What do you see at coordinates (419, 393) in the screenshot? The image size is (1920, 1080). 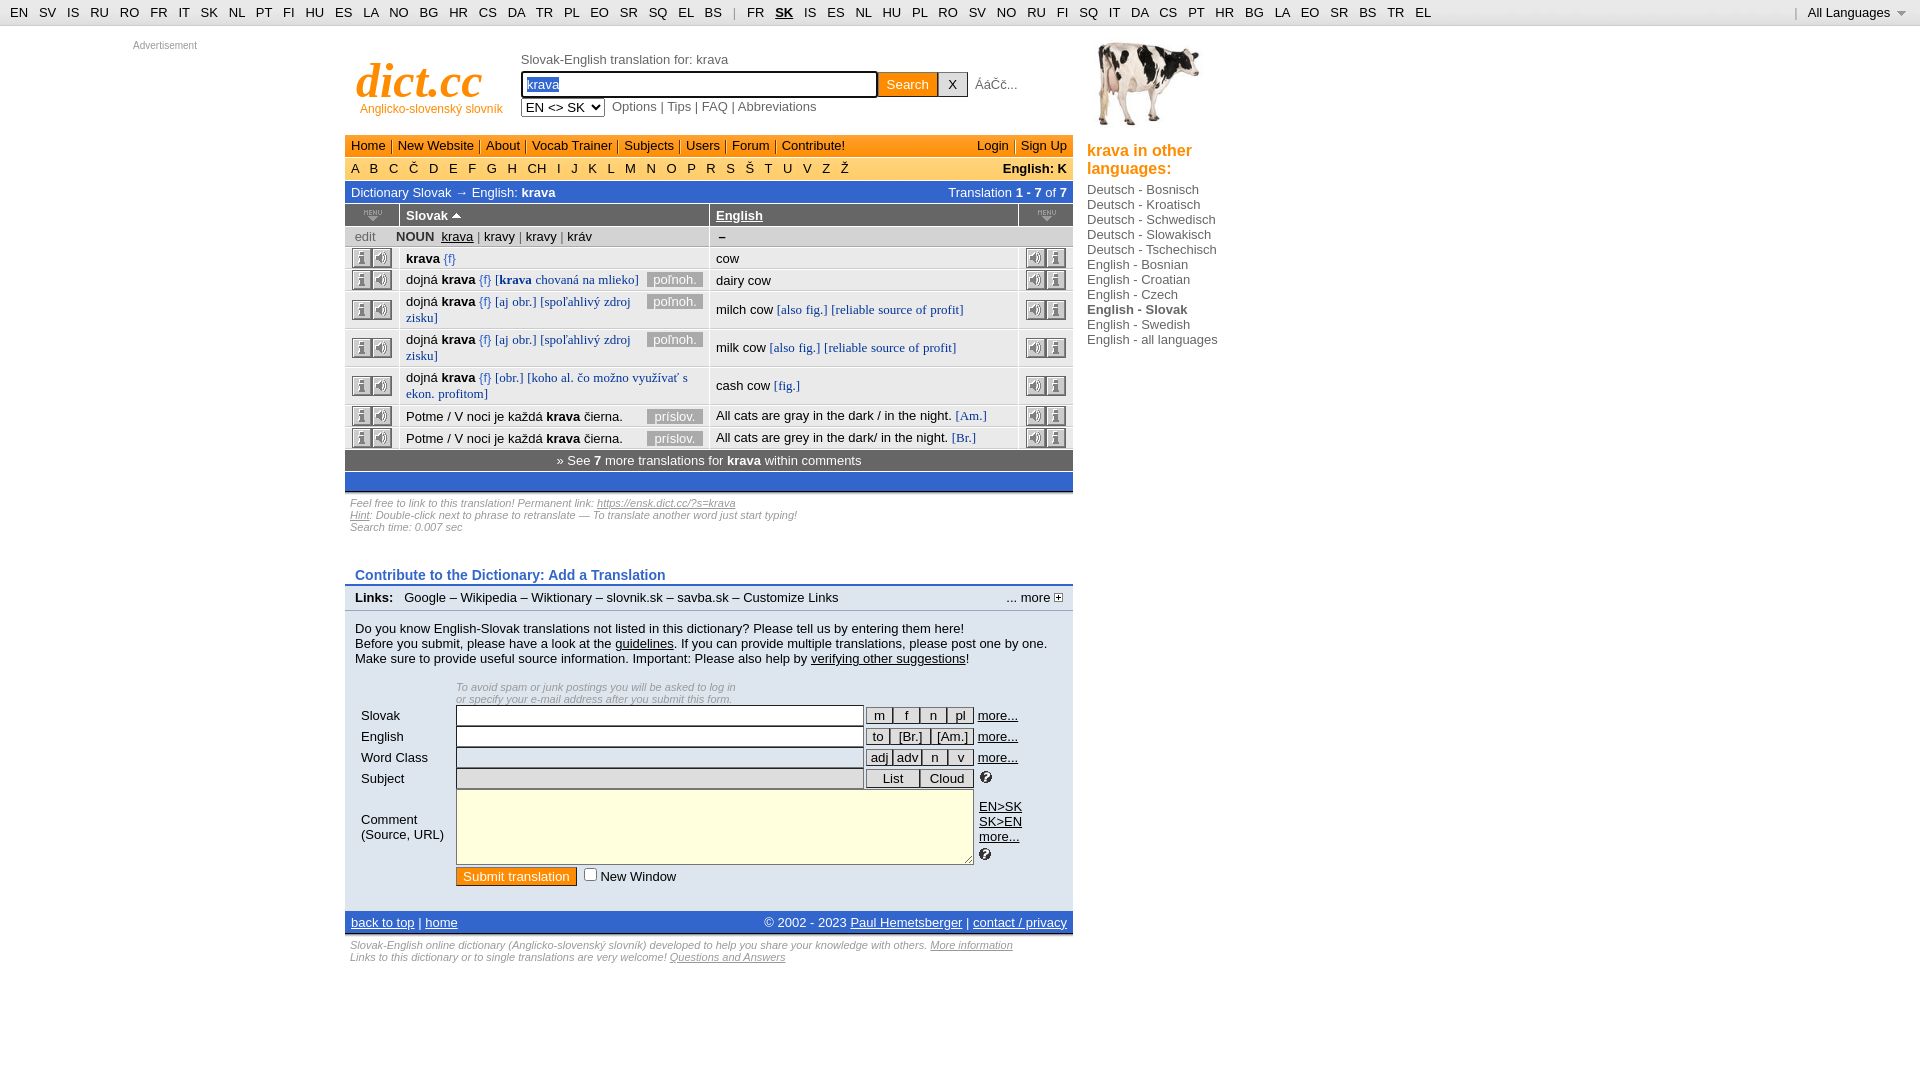 I see `'ekon.'` at bounding box center [419, 393].